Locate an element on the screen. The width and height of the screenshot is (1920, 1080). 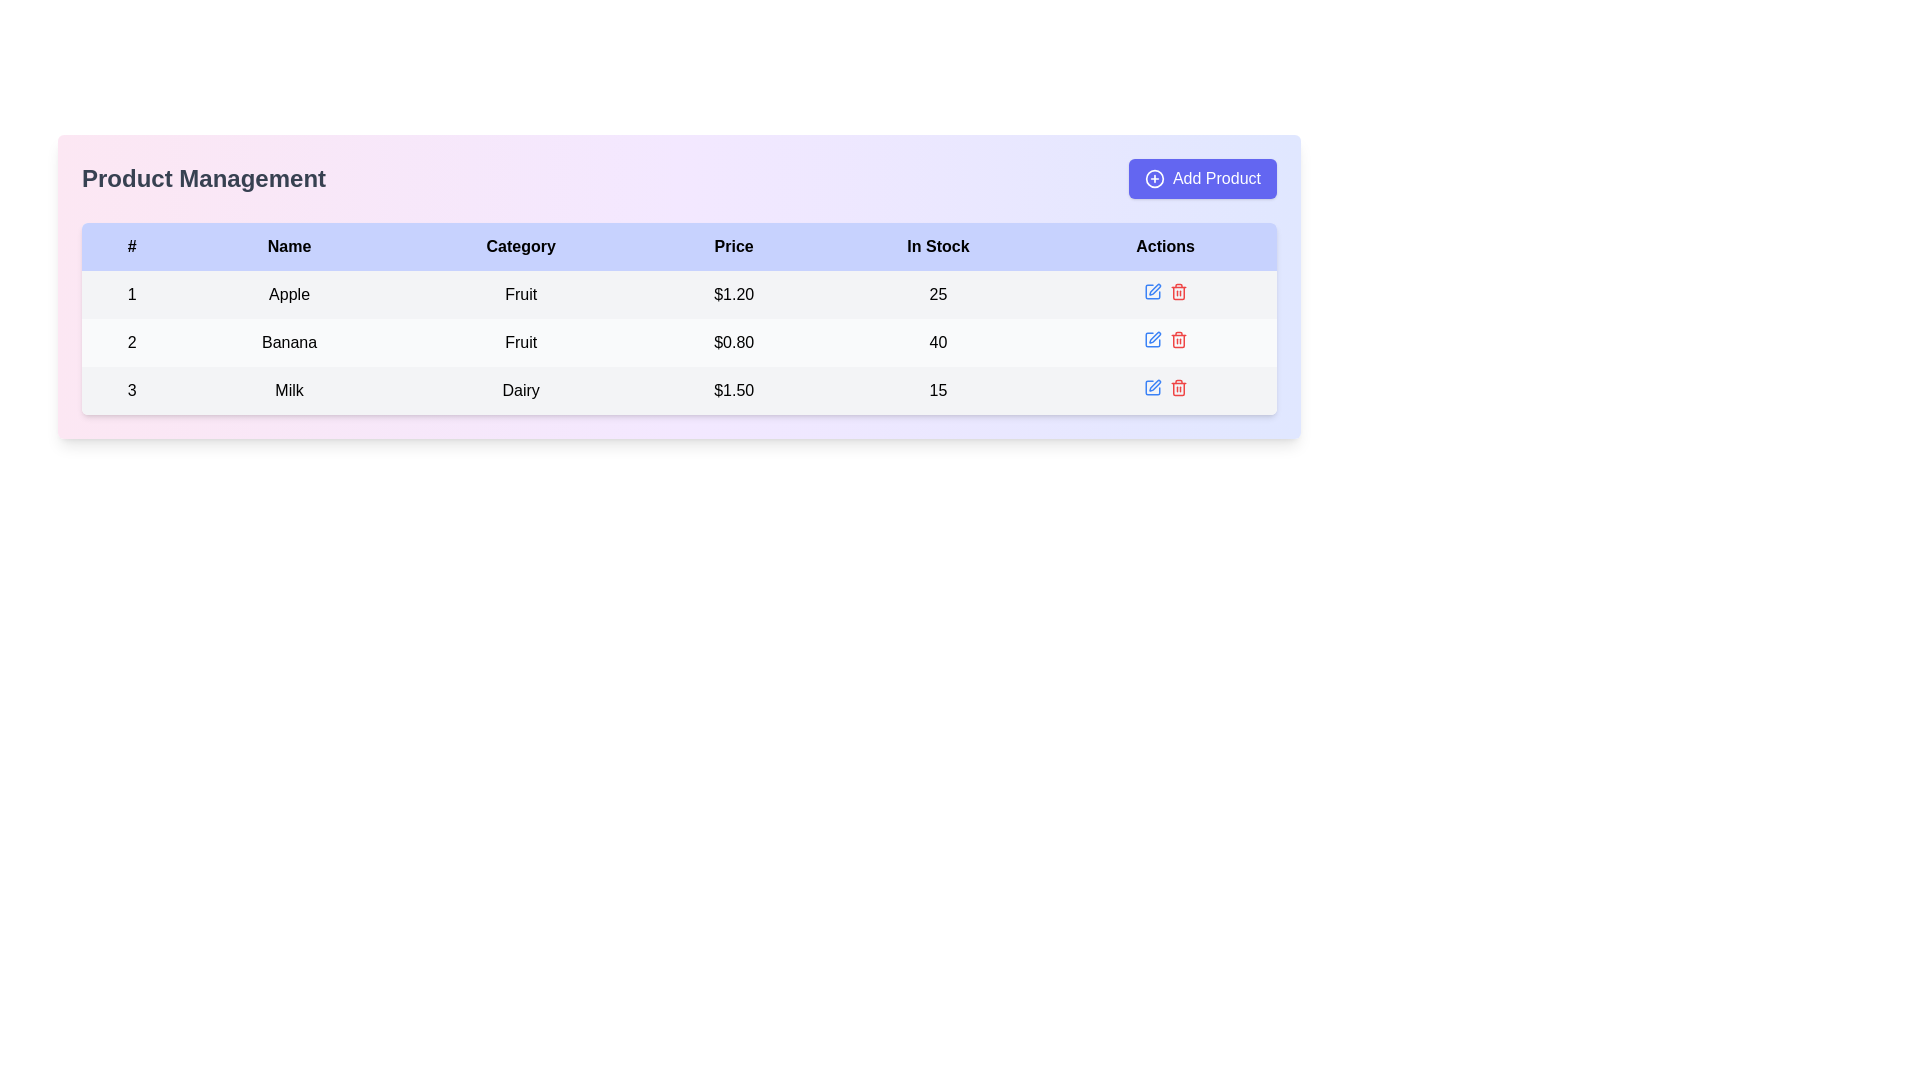
the 'Actions' column header cell in the table, which is the last column header following the columns '#', 'Name', 'Category', 'Price', and 'In Stock' is located at coordinates (1165, 245).